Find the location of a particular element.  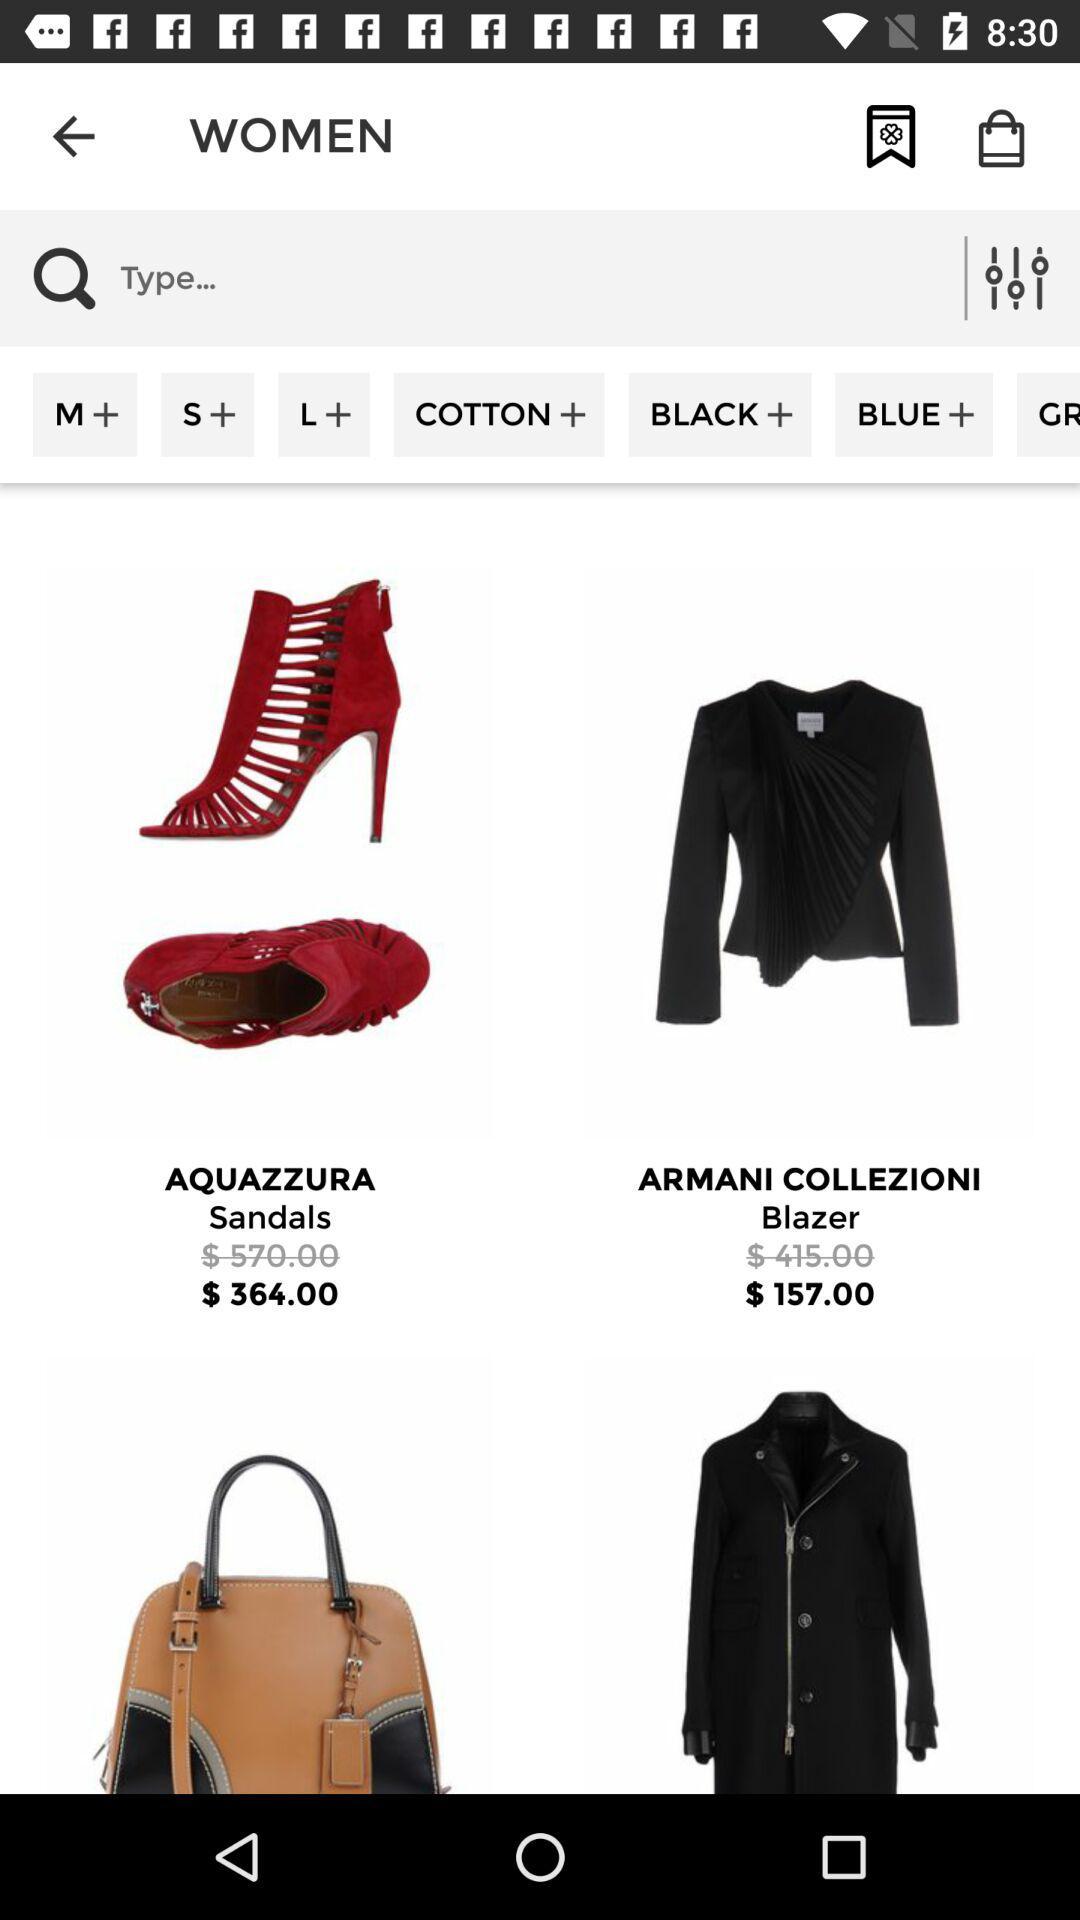

l icon is located at coordinates (323, 413).